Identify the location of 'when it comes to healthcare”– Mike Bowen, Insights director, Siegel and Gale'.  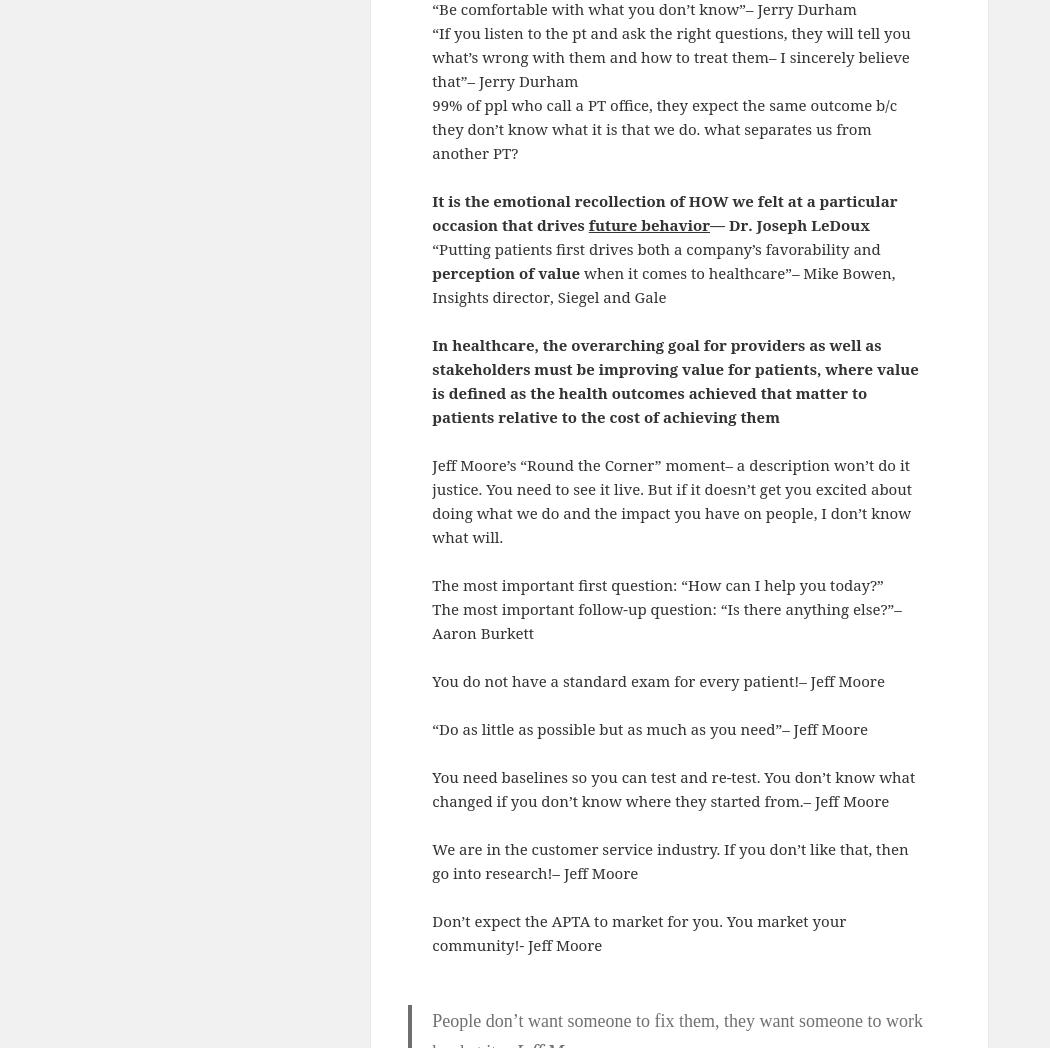
(662, 283).